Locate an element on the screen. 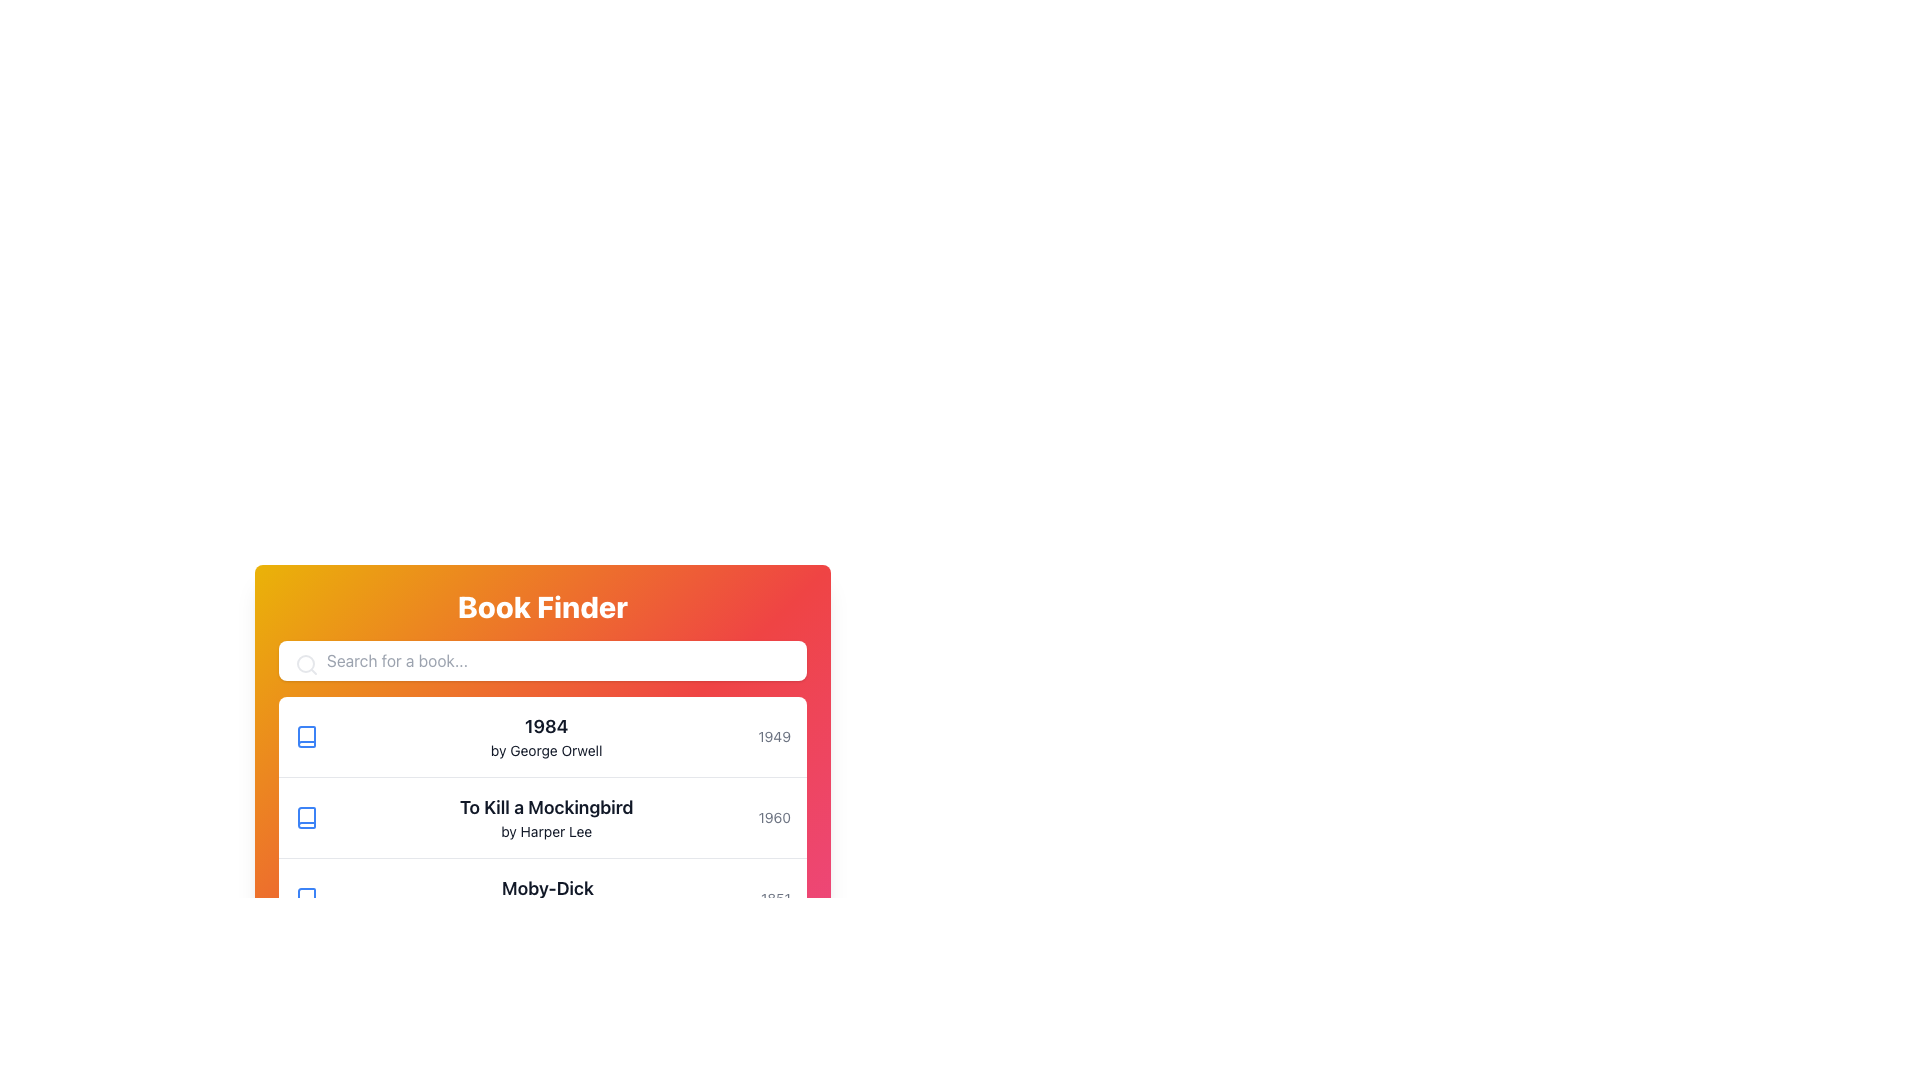 This screenshot has width=1920, height=1080. the text display element that shows 'To Kill a Mockingbird' by Harper Lee, which is the second listing in the book section is located at coordinates (546, 817).